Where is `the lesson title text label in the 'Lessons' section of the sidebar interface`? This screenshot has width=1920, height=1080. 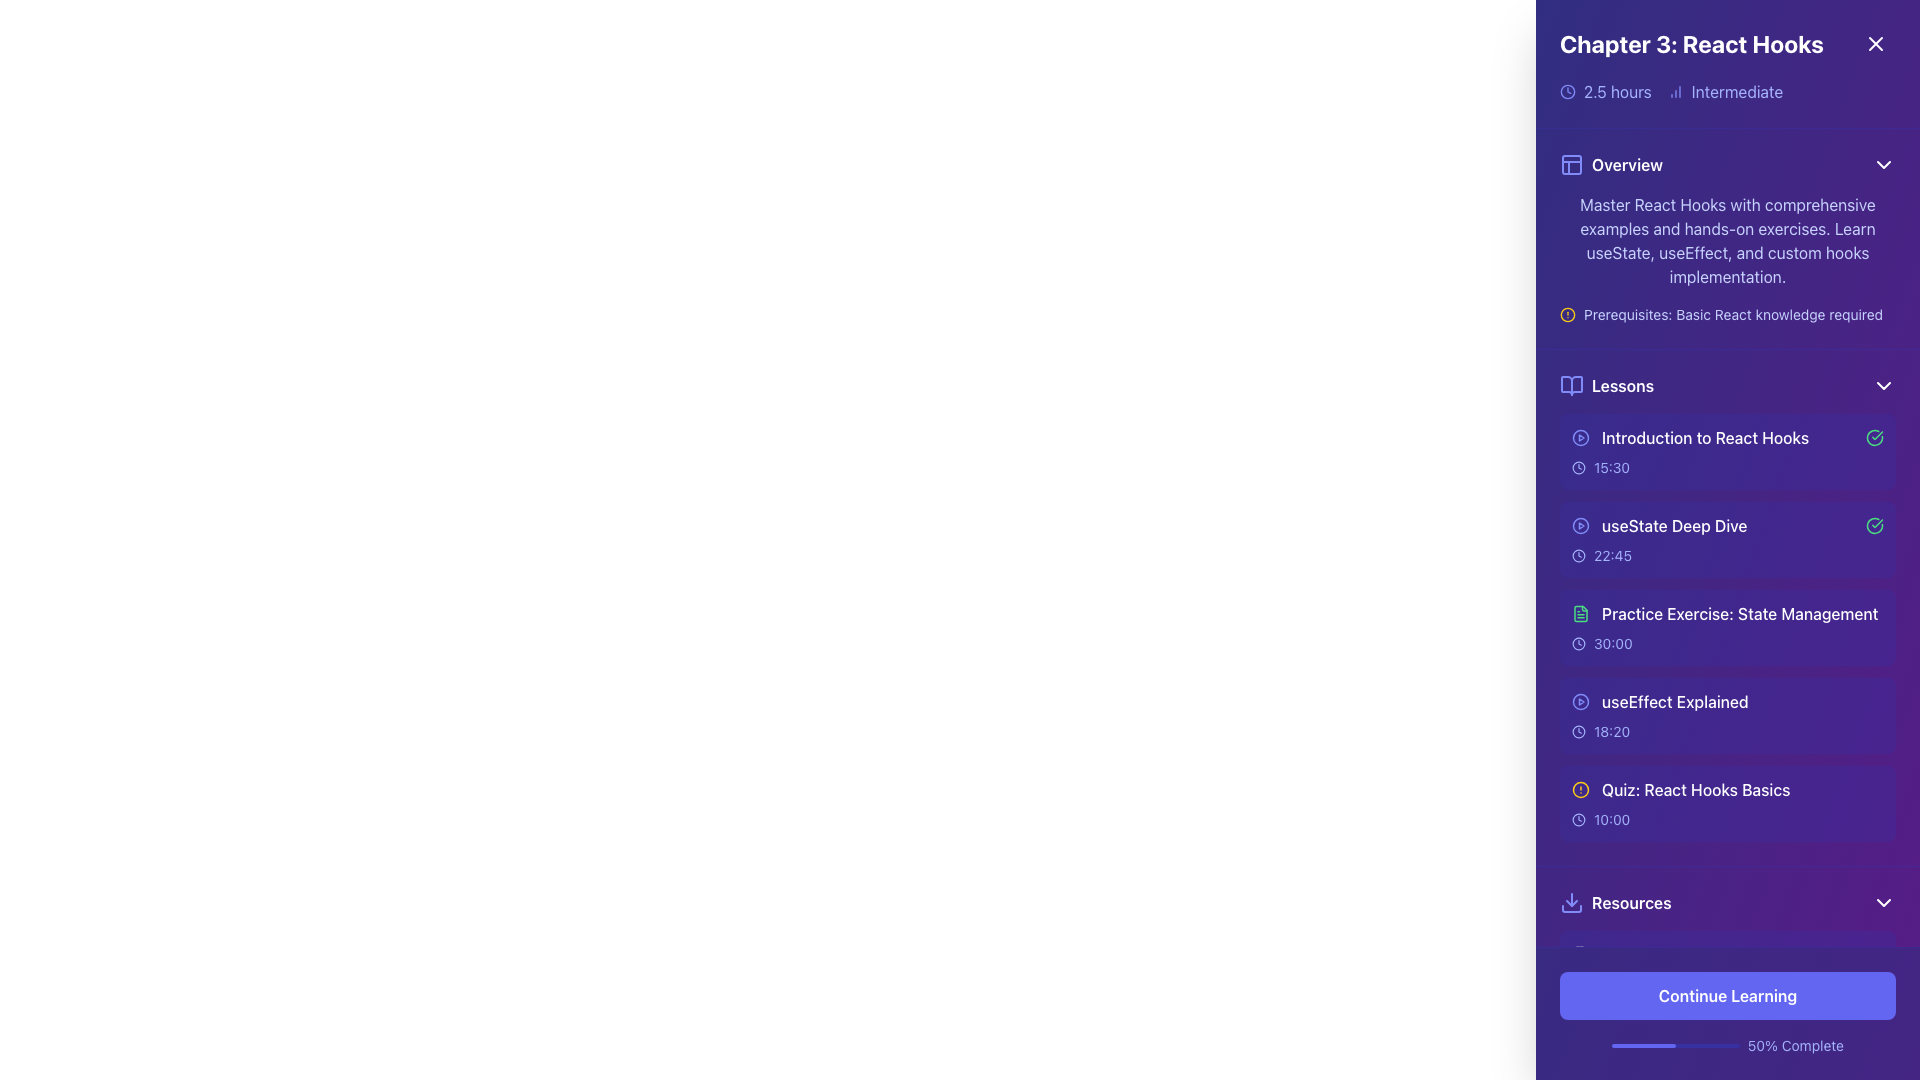
the lesson title text label in the 'Lessons' section of the sidebar interface is located at coordinates (1688, 437).